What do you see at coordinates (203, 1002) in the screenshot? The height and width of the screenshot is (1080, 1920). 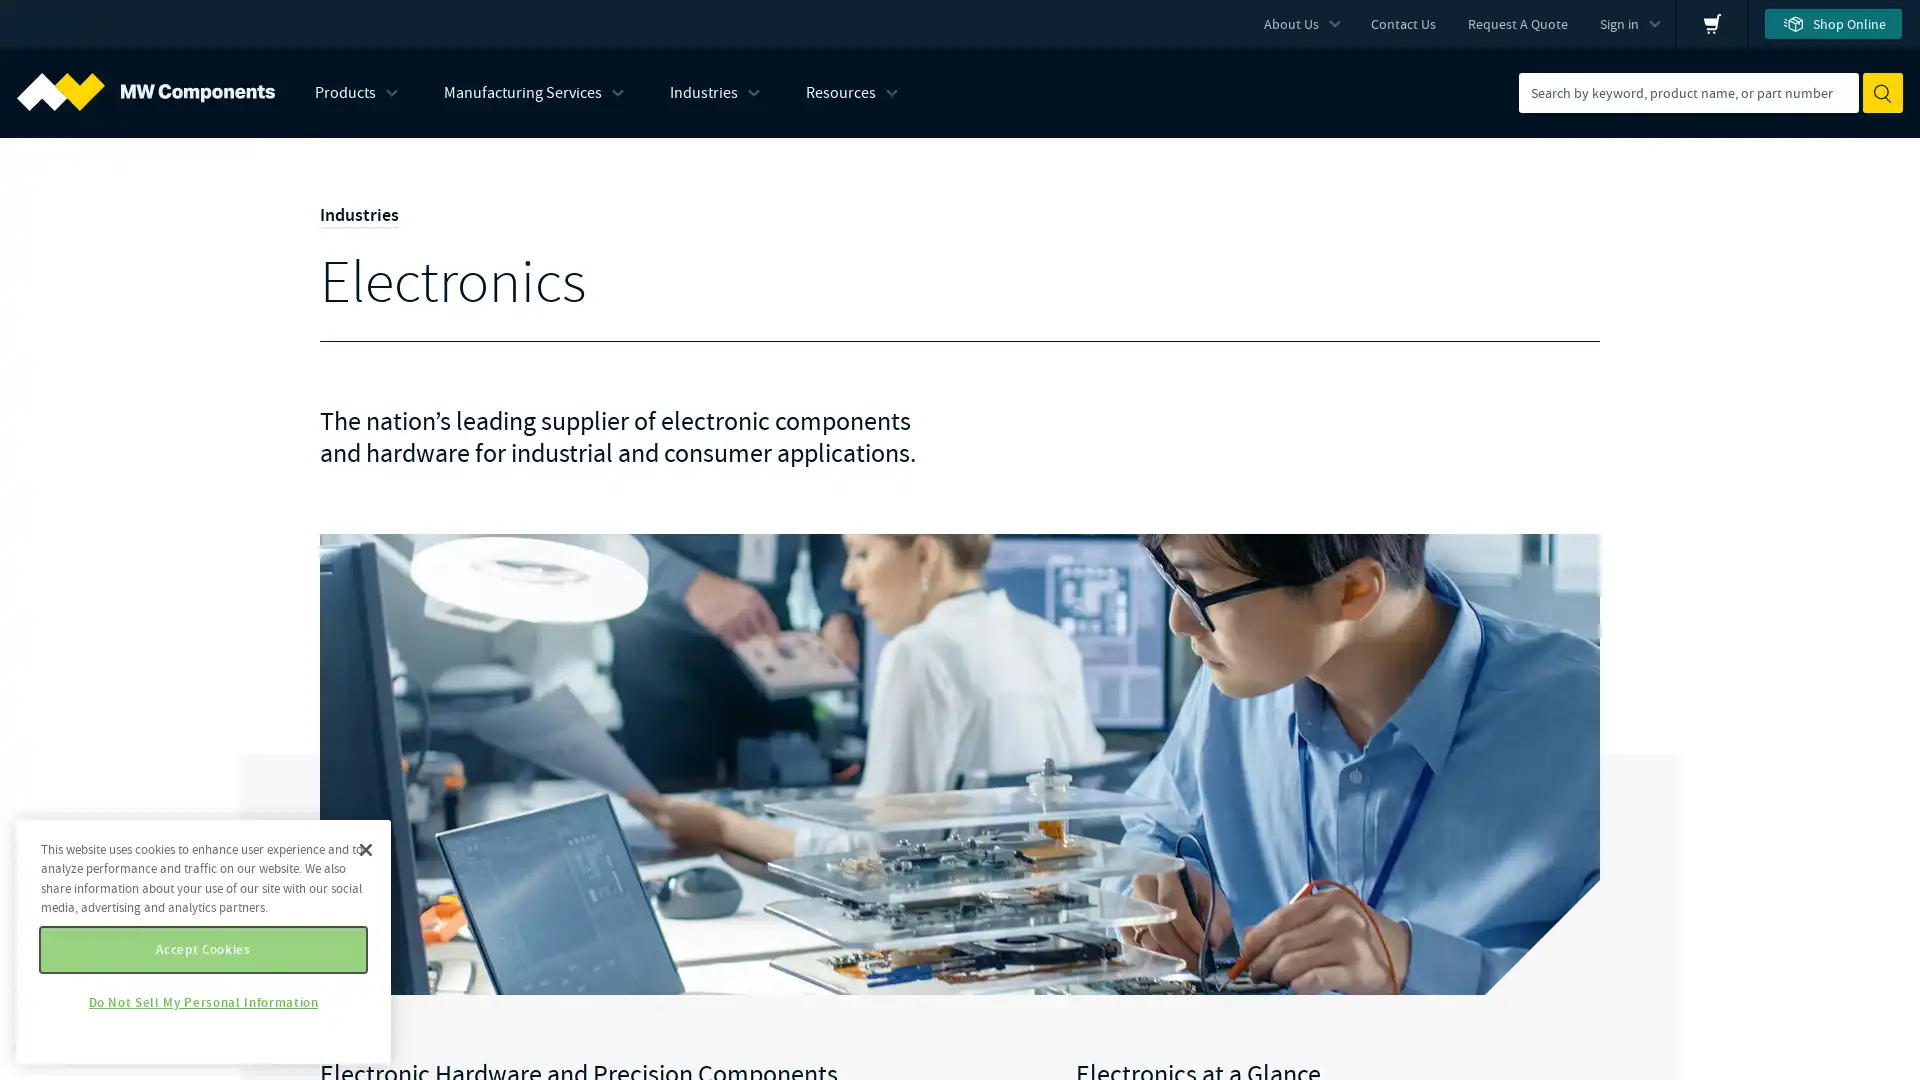 I see `Do Not Sell My Personal Information` at bounding box center [203, 1002].